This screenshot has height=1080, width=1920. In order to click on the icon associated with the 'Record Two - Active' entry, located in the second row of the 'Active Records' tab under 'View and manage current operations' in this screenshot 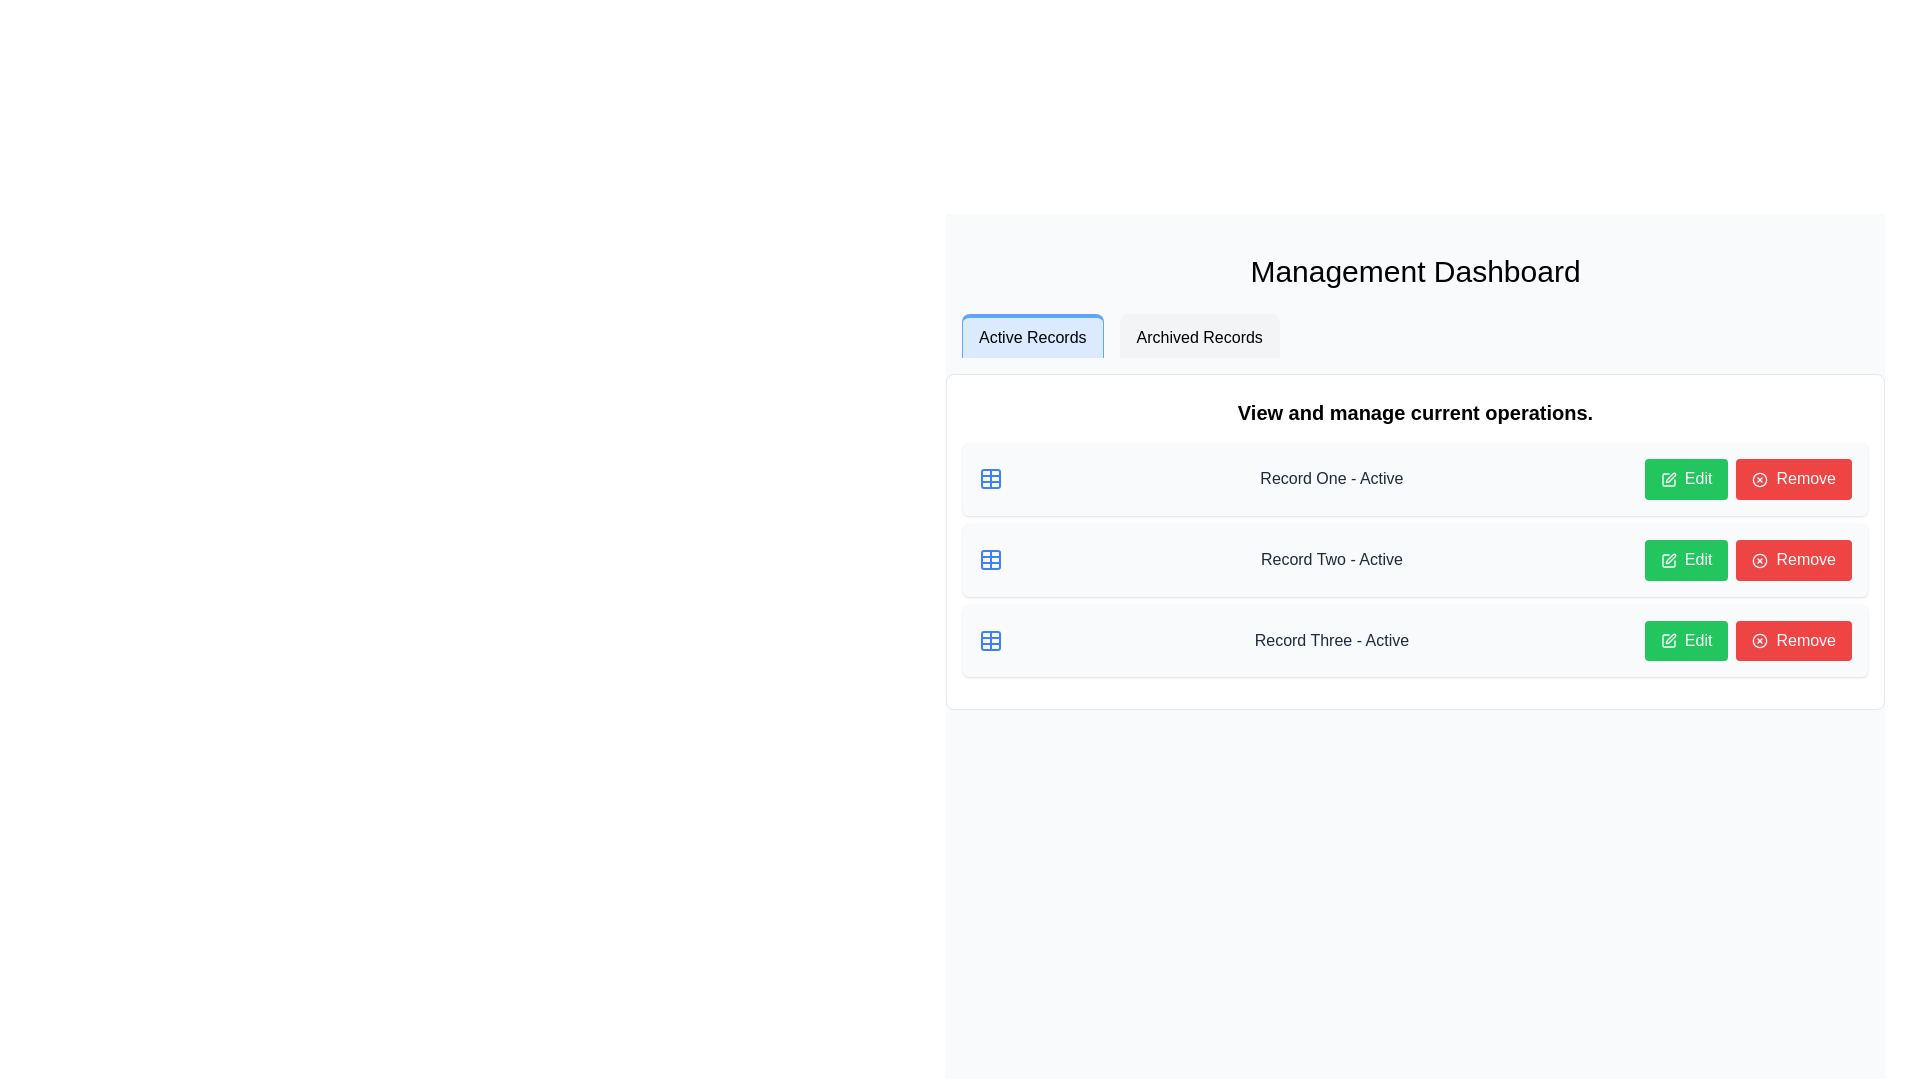, I will do `click(990, 559)`.